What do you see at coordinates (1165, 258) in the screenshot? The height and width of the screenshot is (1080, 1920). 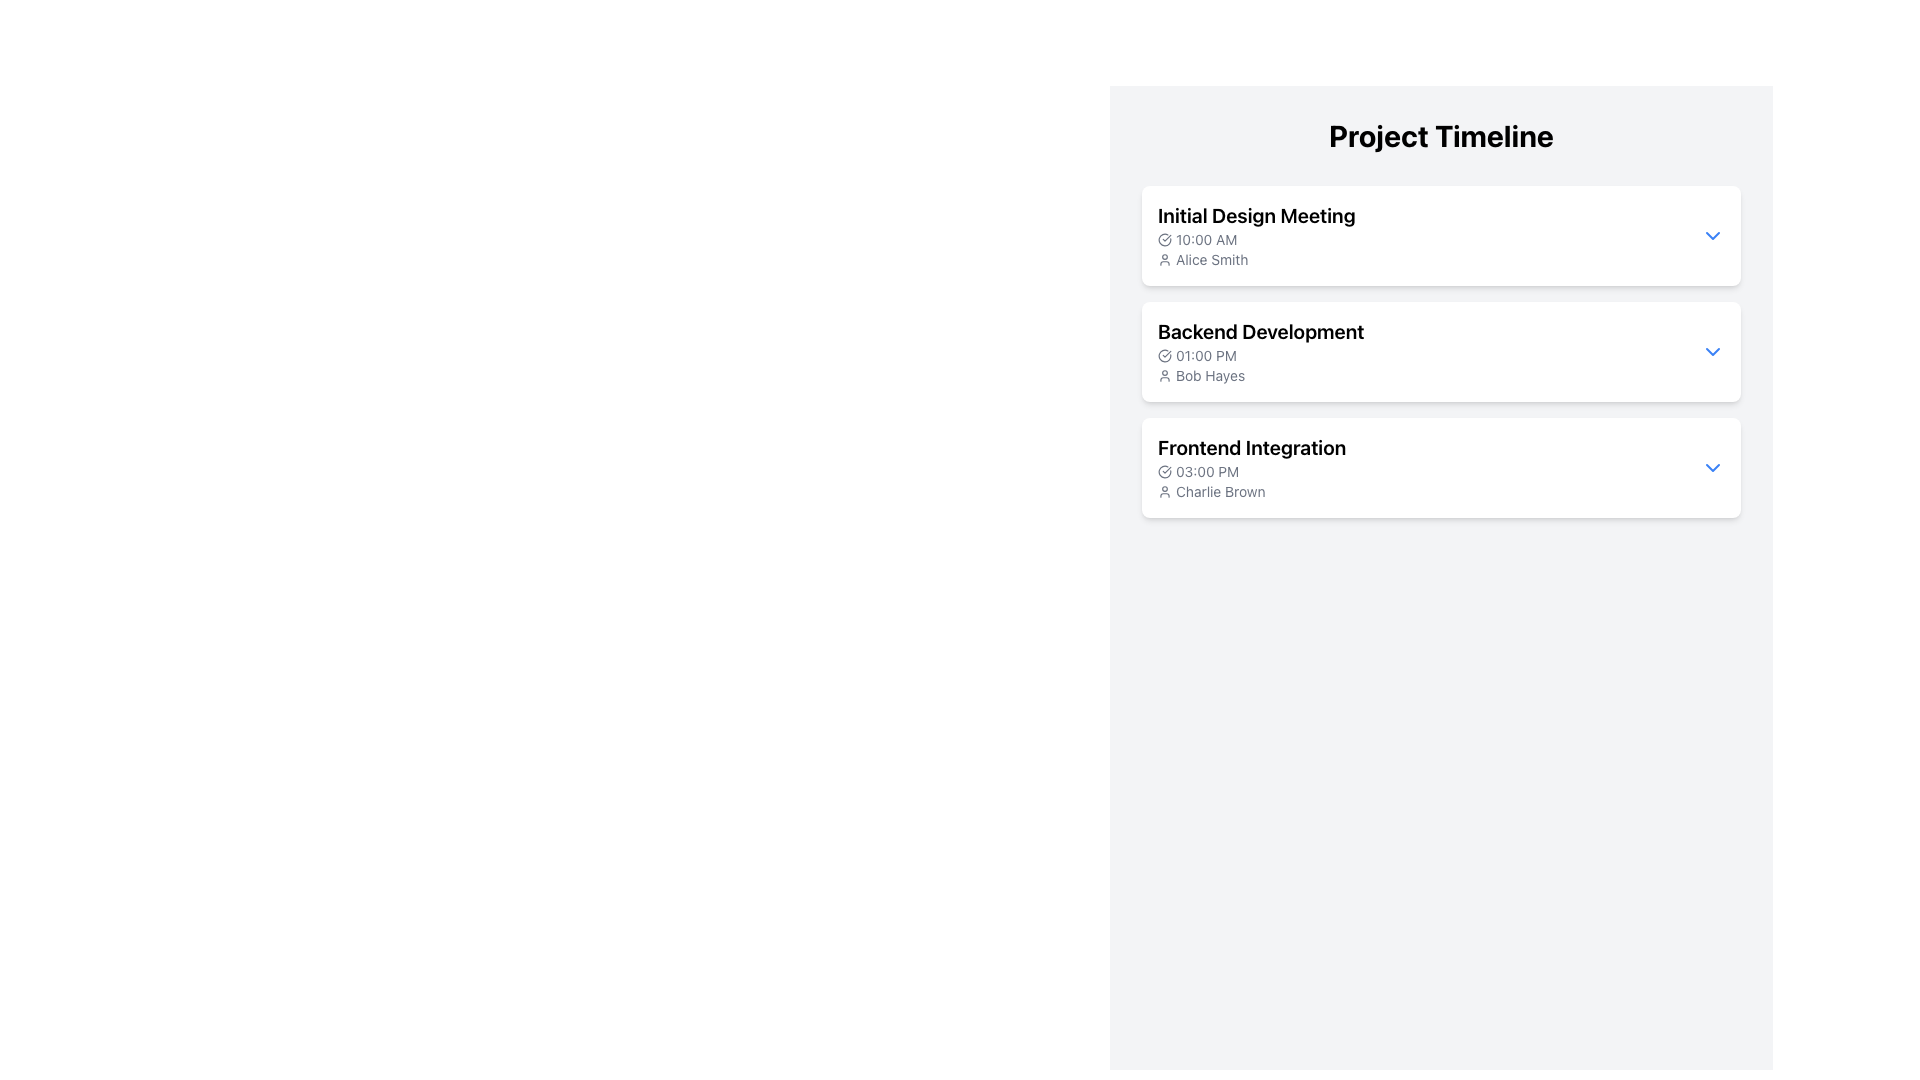 I see `the user icon representing a person, which is located to the left of the 'Alice Smith' text in the Initial Design Meeting section of the Project Timeline interface` at bounding box center [1165, 258].